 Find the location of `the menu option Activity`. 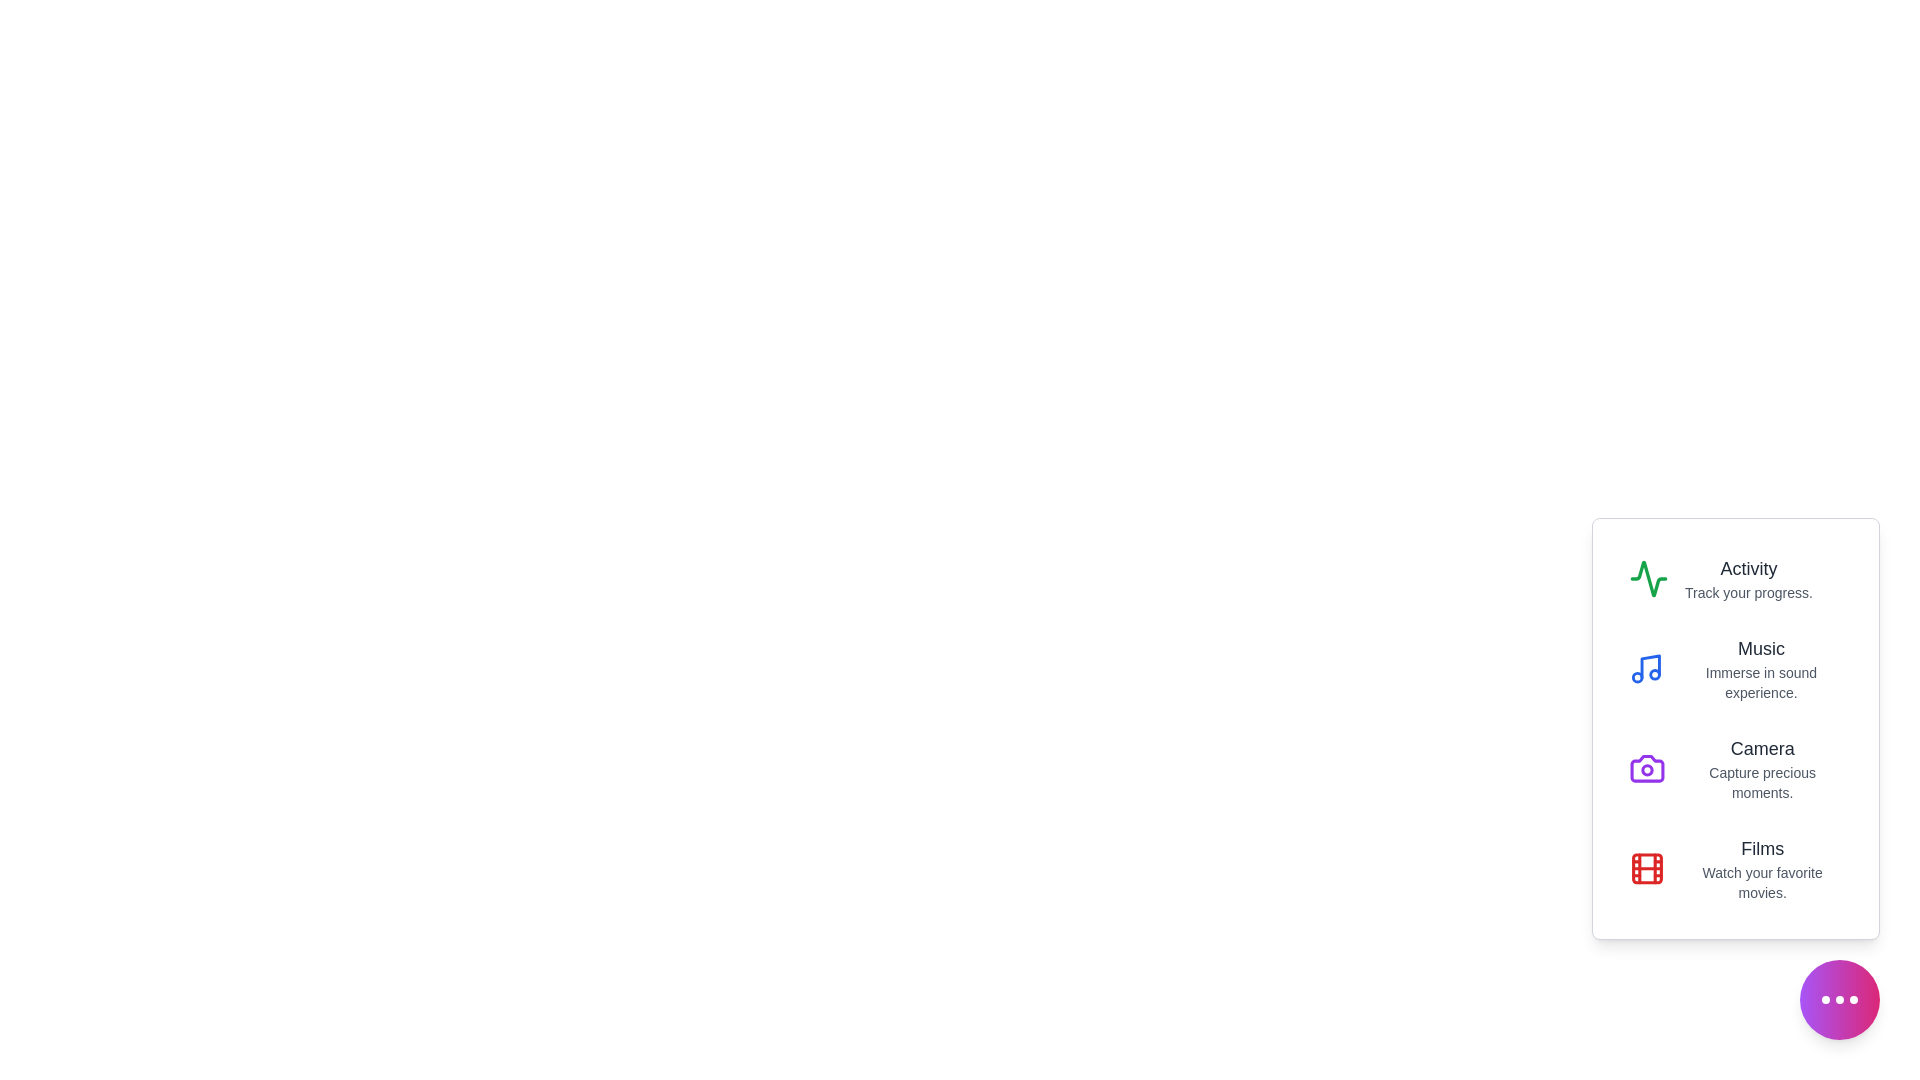

the menu option Activity is located at coordinates (1735, 578).